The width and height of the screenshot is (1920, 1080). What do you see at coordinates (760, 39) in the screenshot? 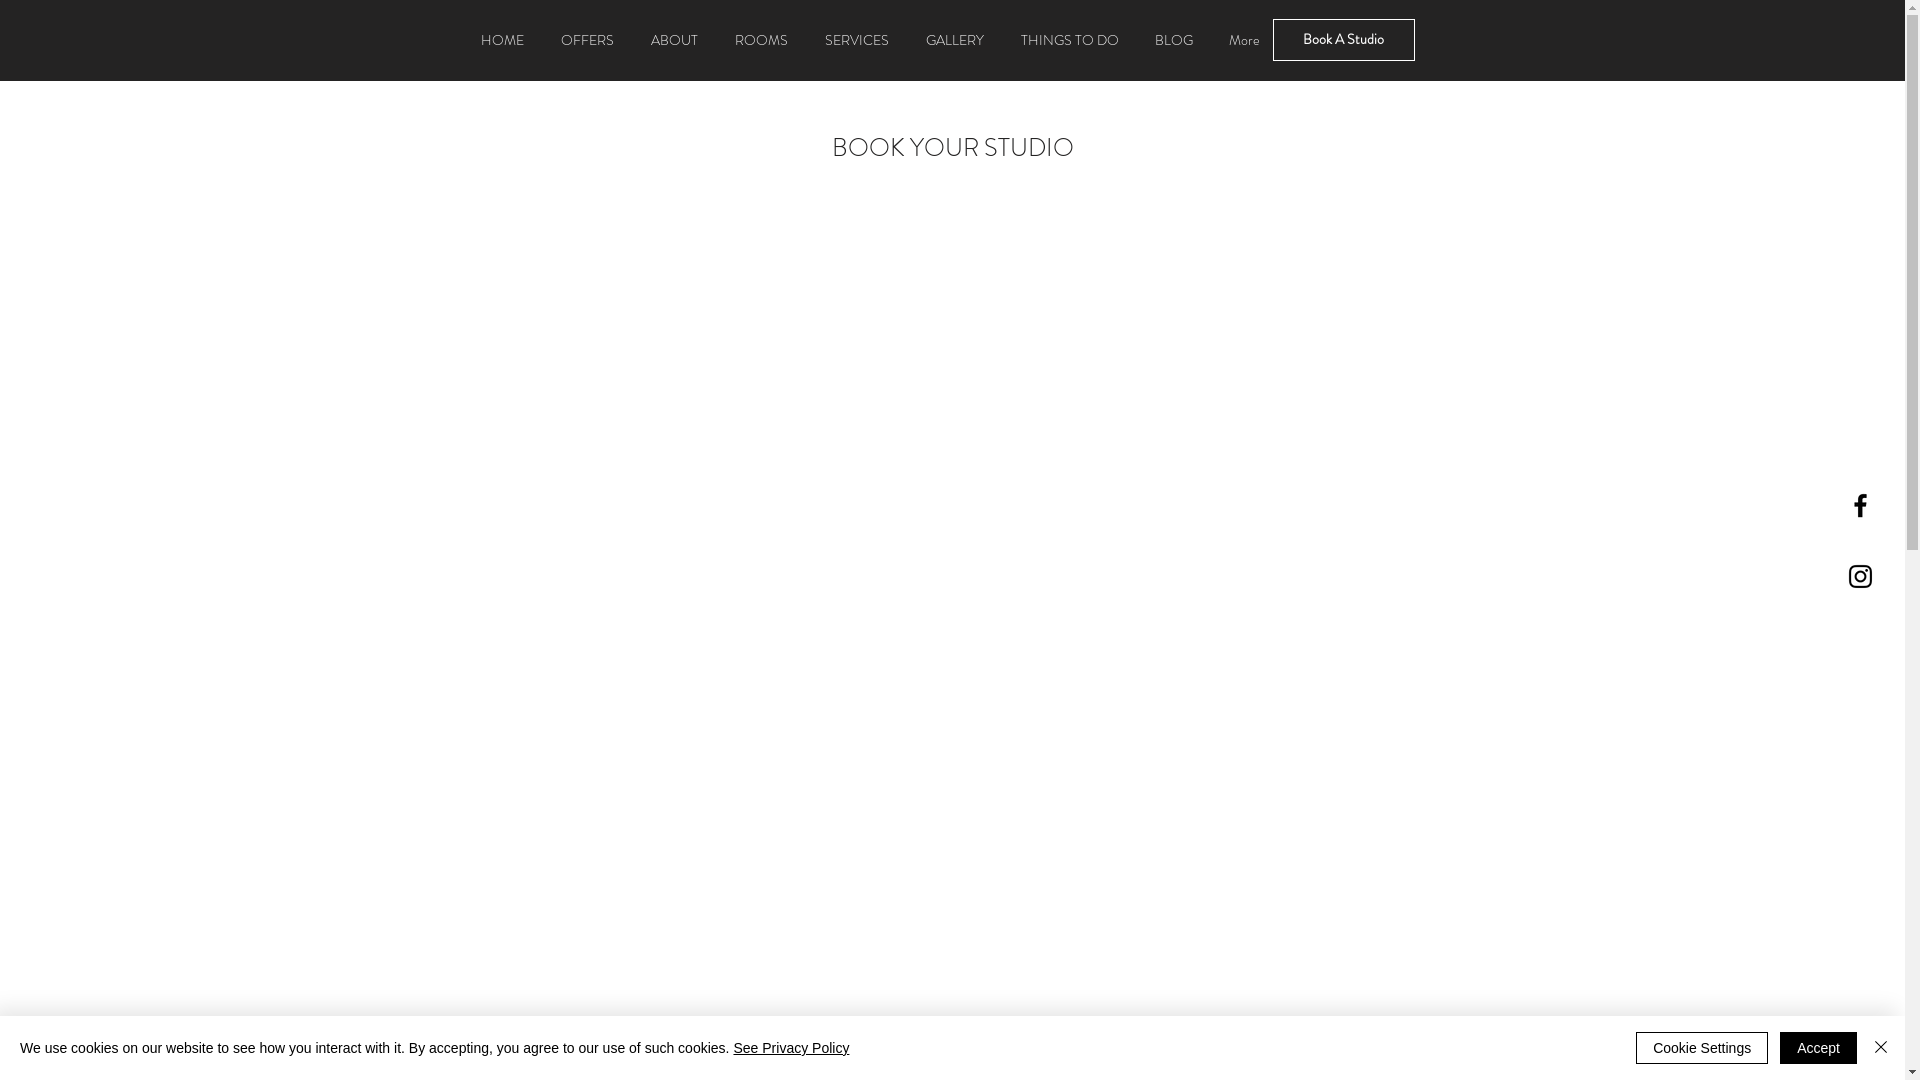
I see `'ROOMS'` at bounding box center [760, 39].